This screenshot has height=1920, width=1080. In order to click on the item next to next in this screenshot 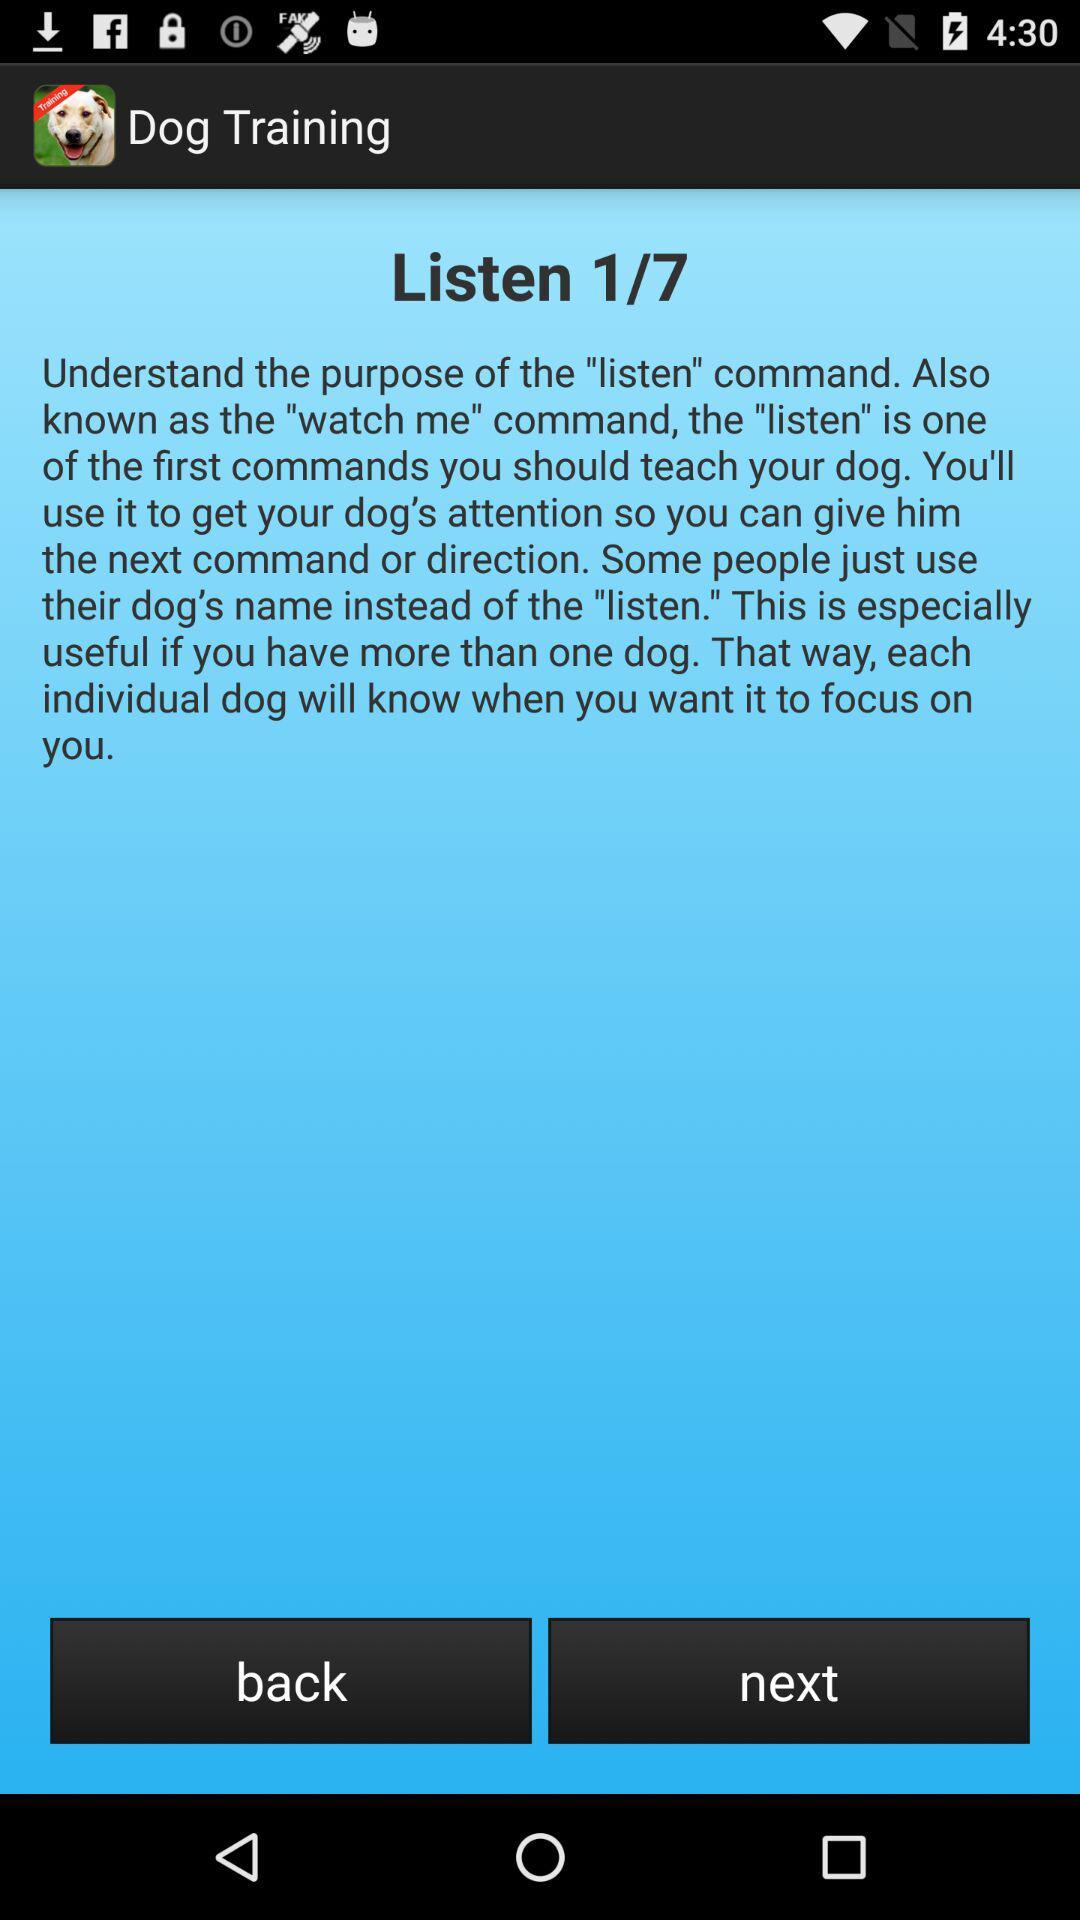, I will do `click(290, 1680)`.